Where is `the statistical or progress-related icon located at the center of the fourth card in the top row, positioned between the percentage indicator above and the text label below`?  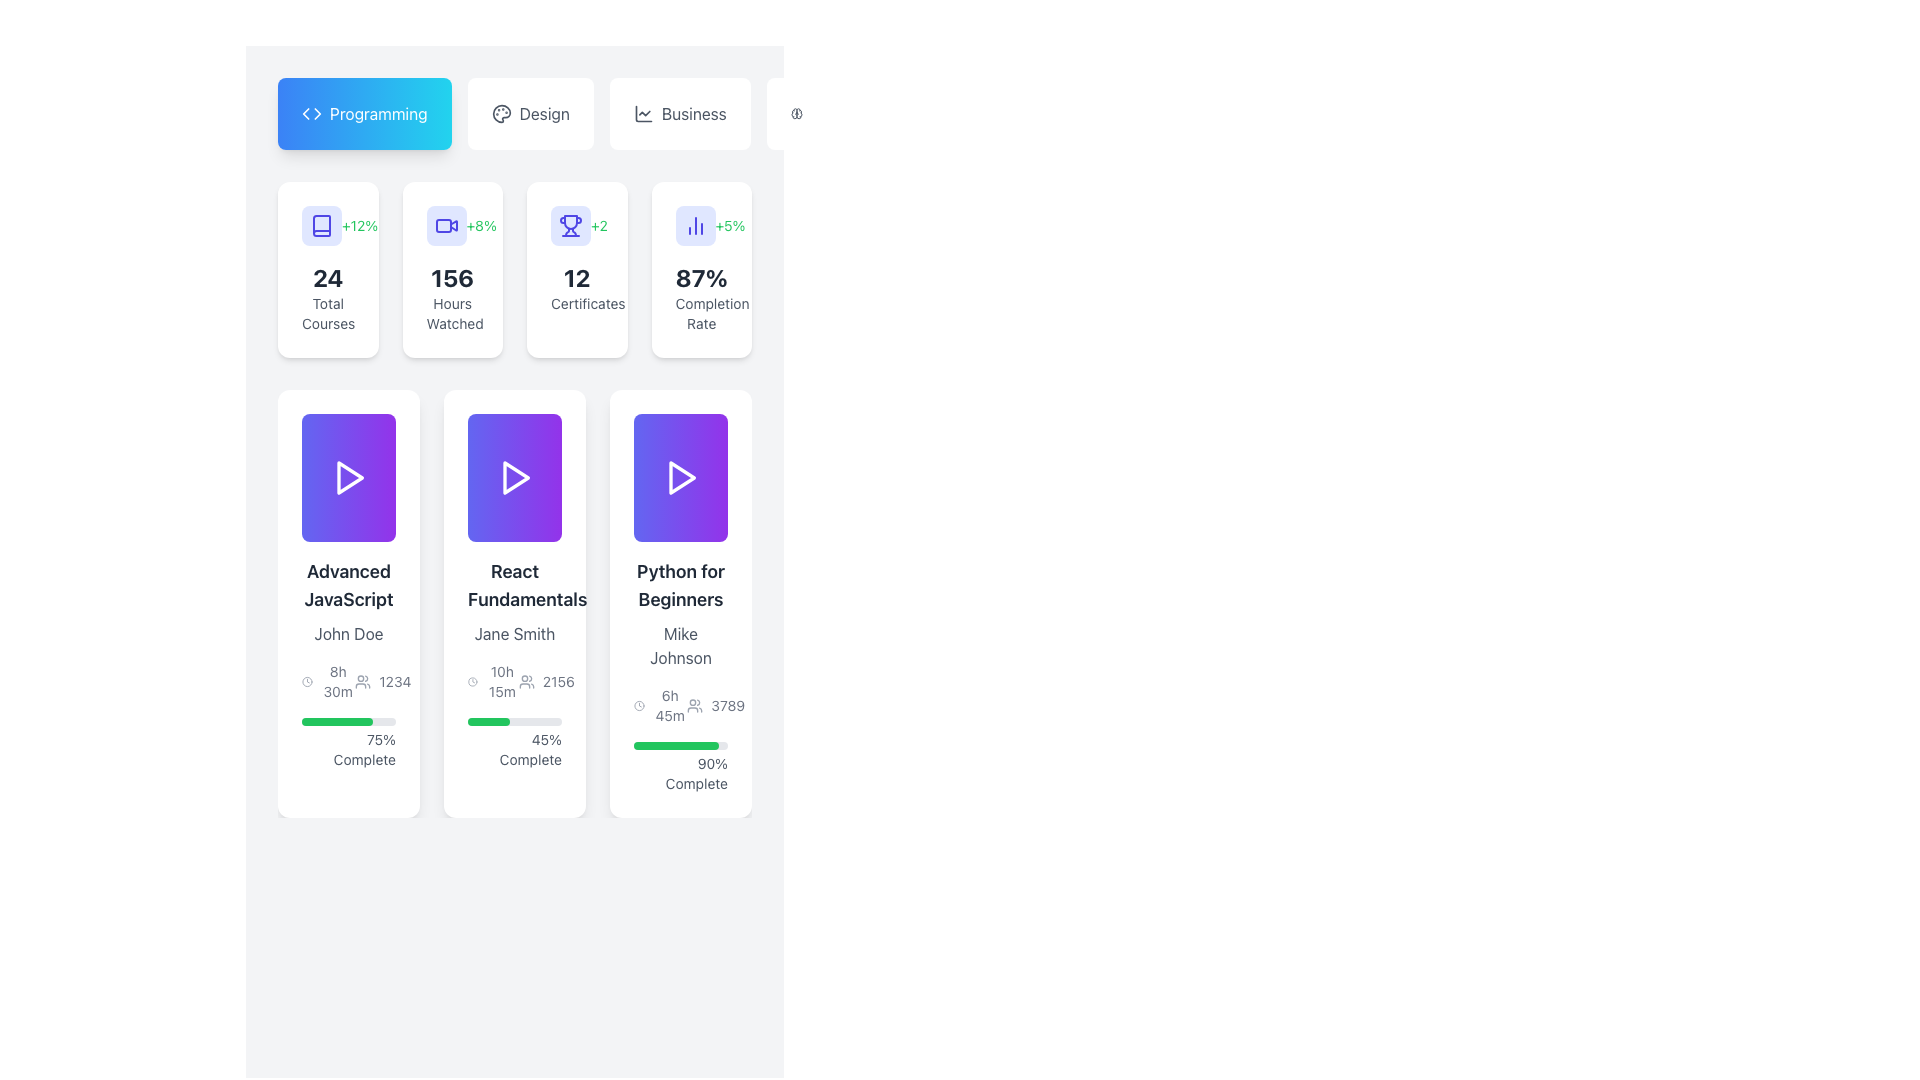
the statistical or progress-related icon located at the center of the fourth card in the top row, positioned between the percentage indicator above and the text label below is located at coordinates (695, 225).